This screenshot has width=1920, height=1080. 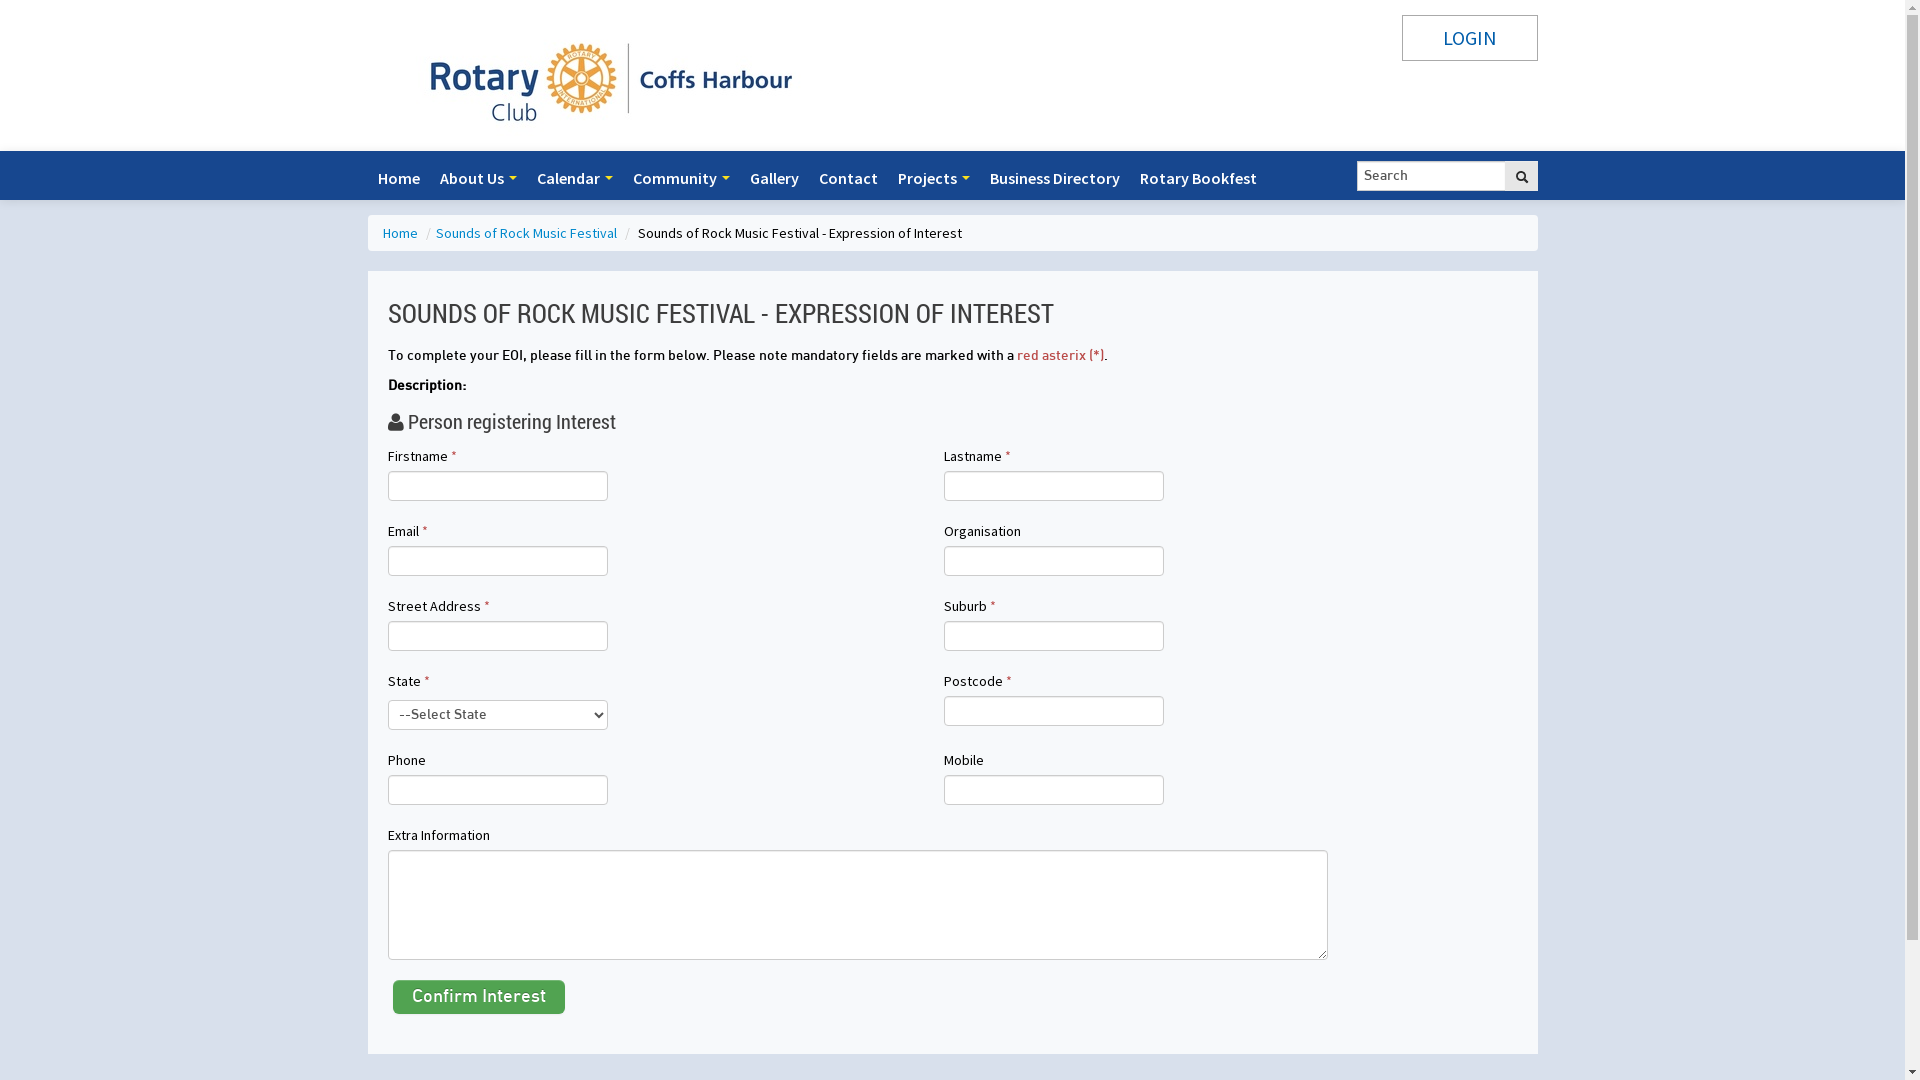 I want to click on 'Home', so click(x=400, y=231).